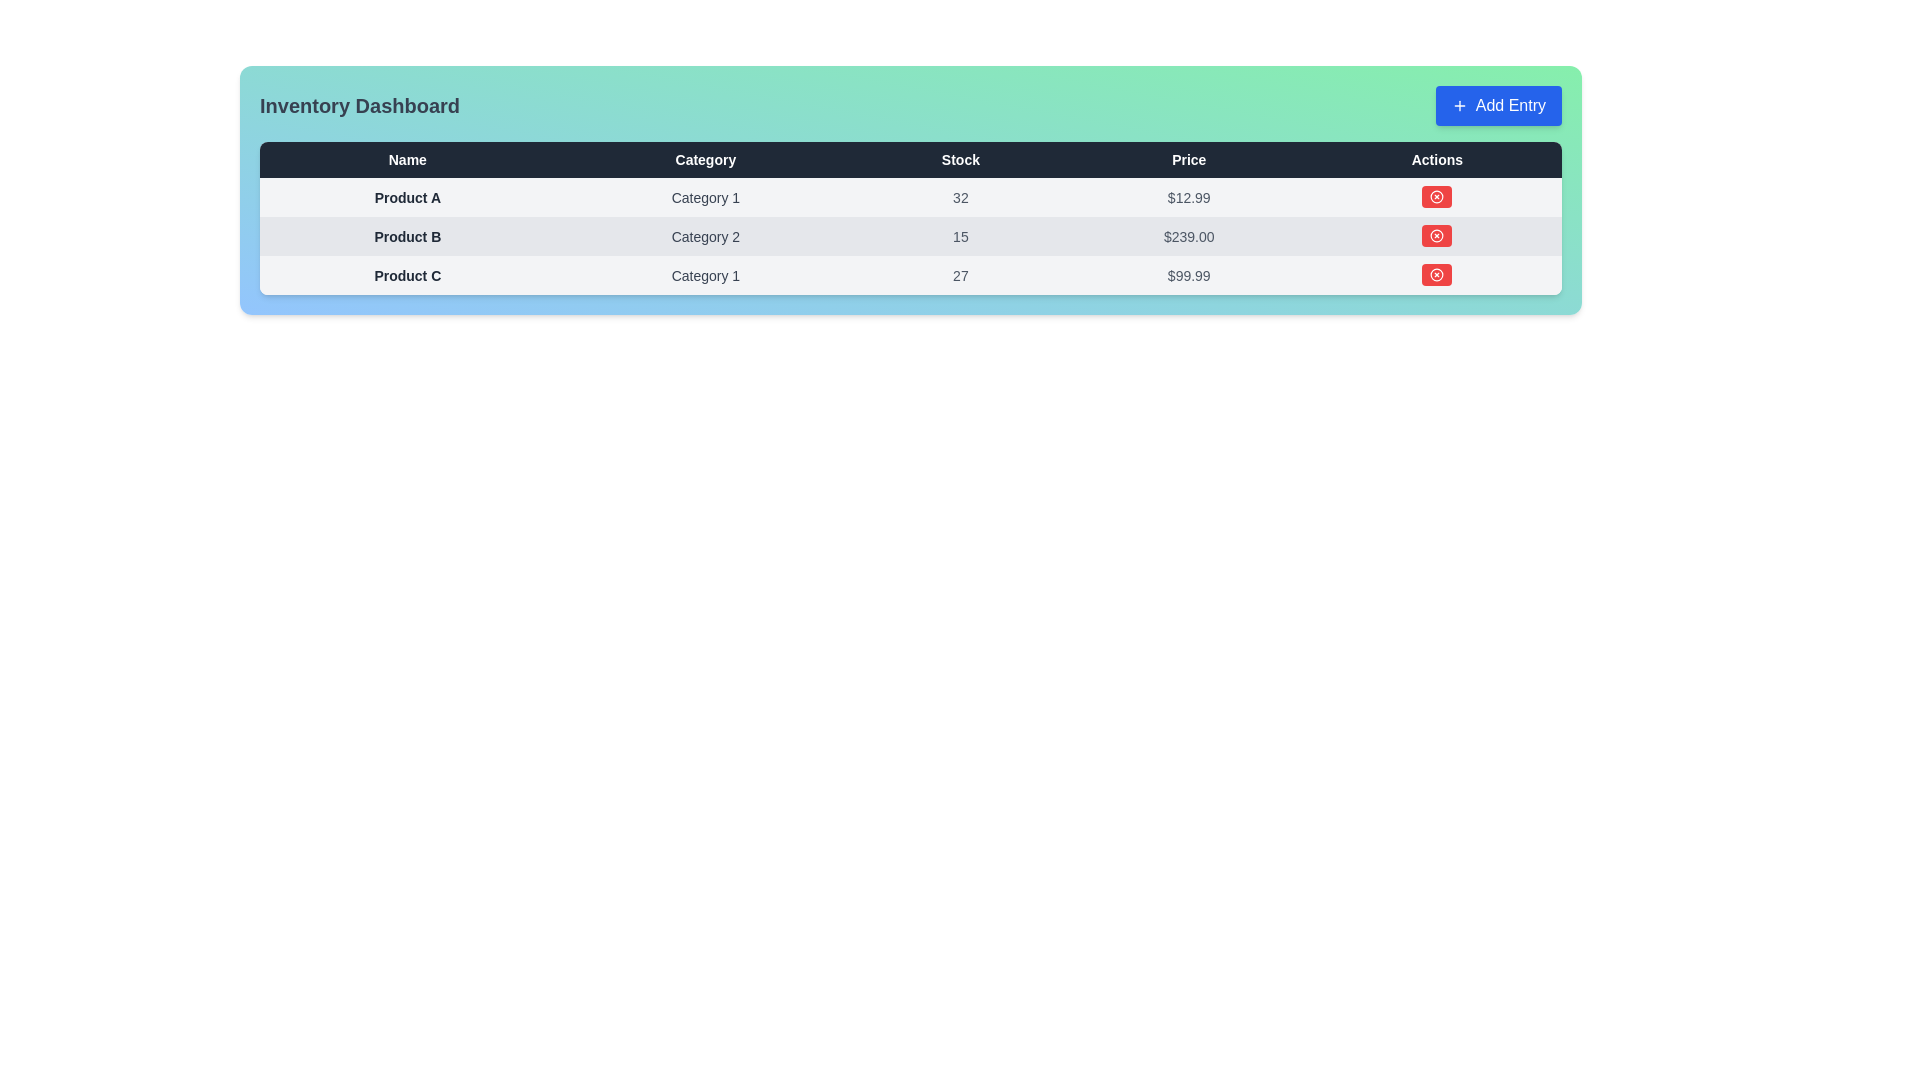  I want to click on the bold, dark gray text label reading 'Product A' located in the first column of the second row of the 'Inventory Dashboard', so click(406, 197).